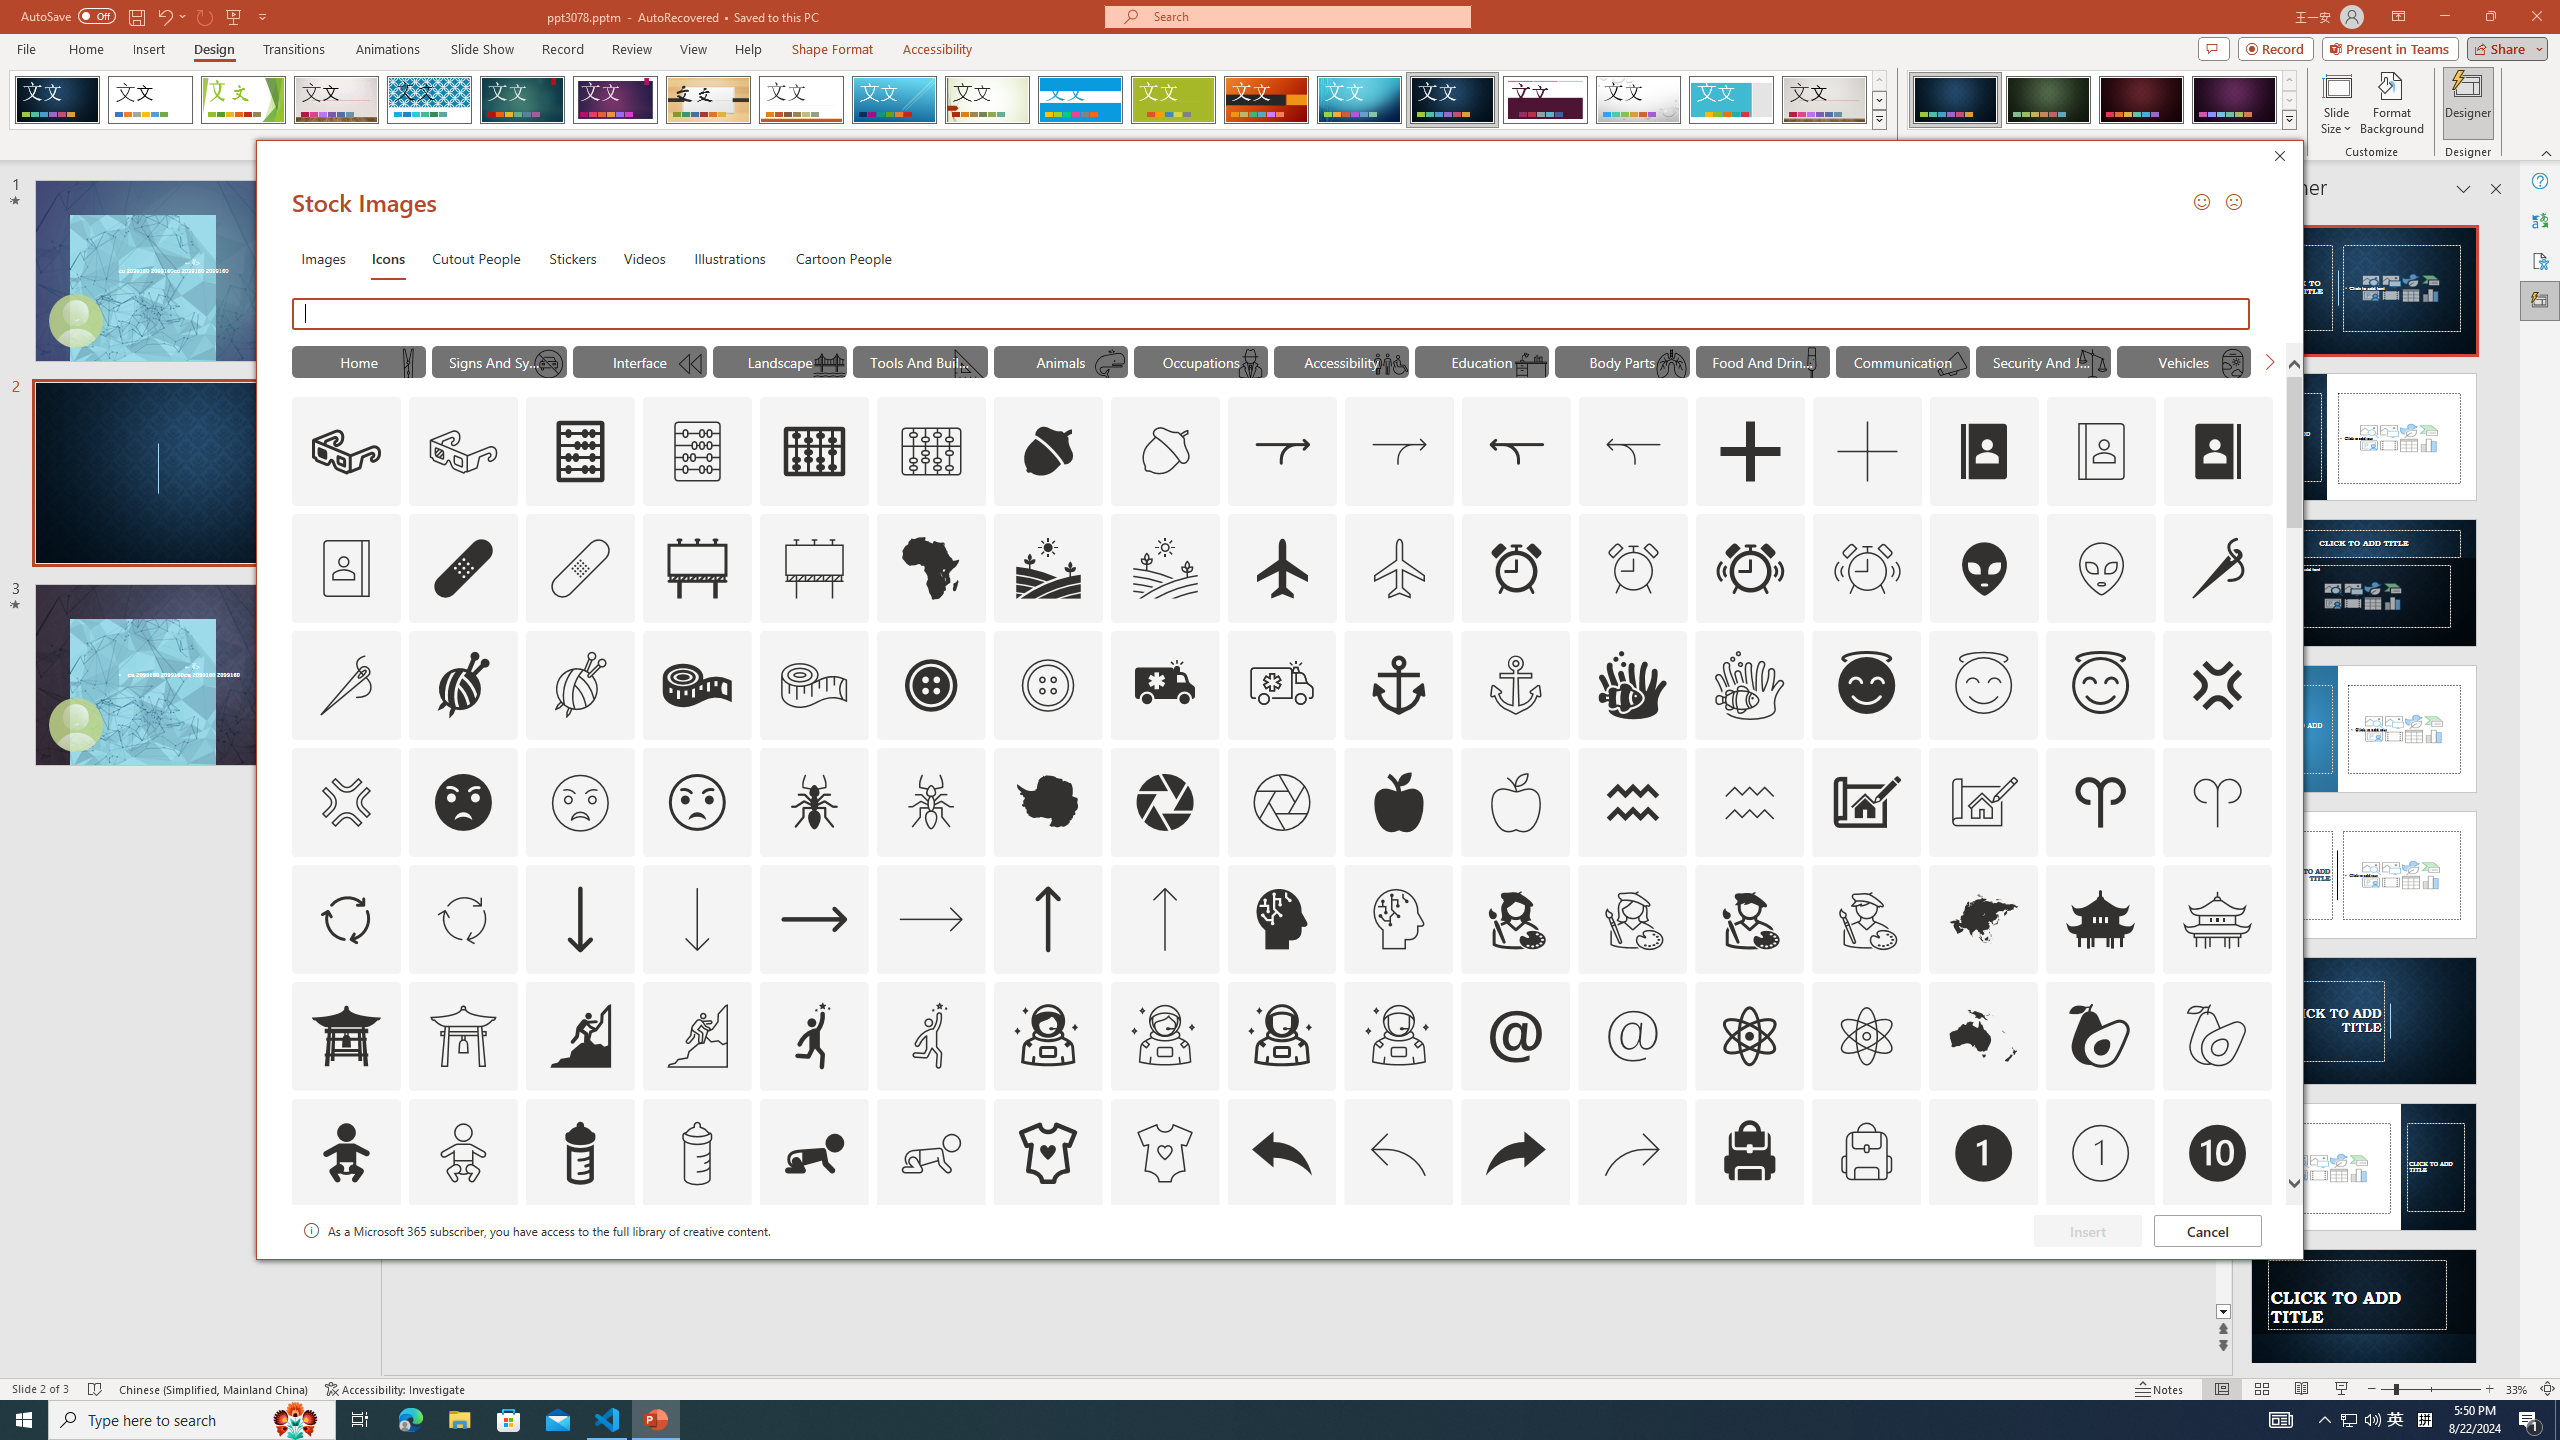  Describe the element at coordinates (2140, 99) in the screenshot. I see `'Damask Variant 3'` at that location.